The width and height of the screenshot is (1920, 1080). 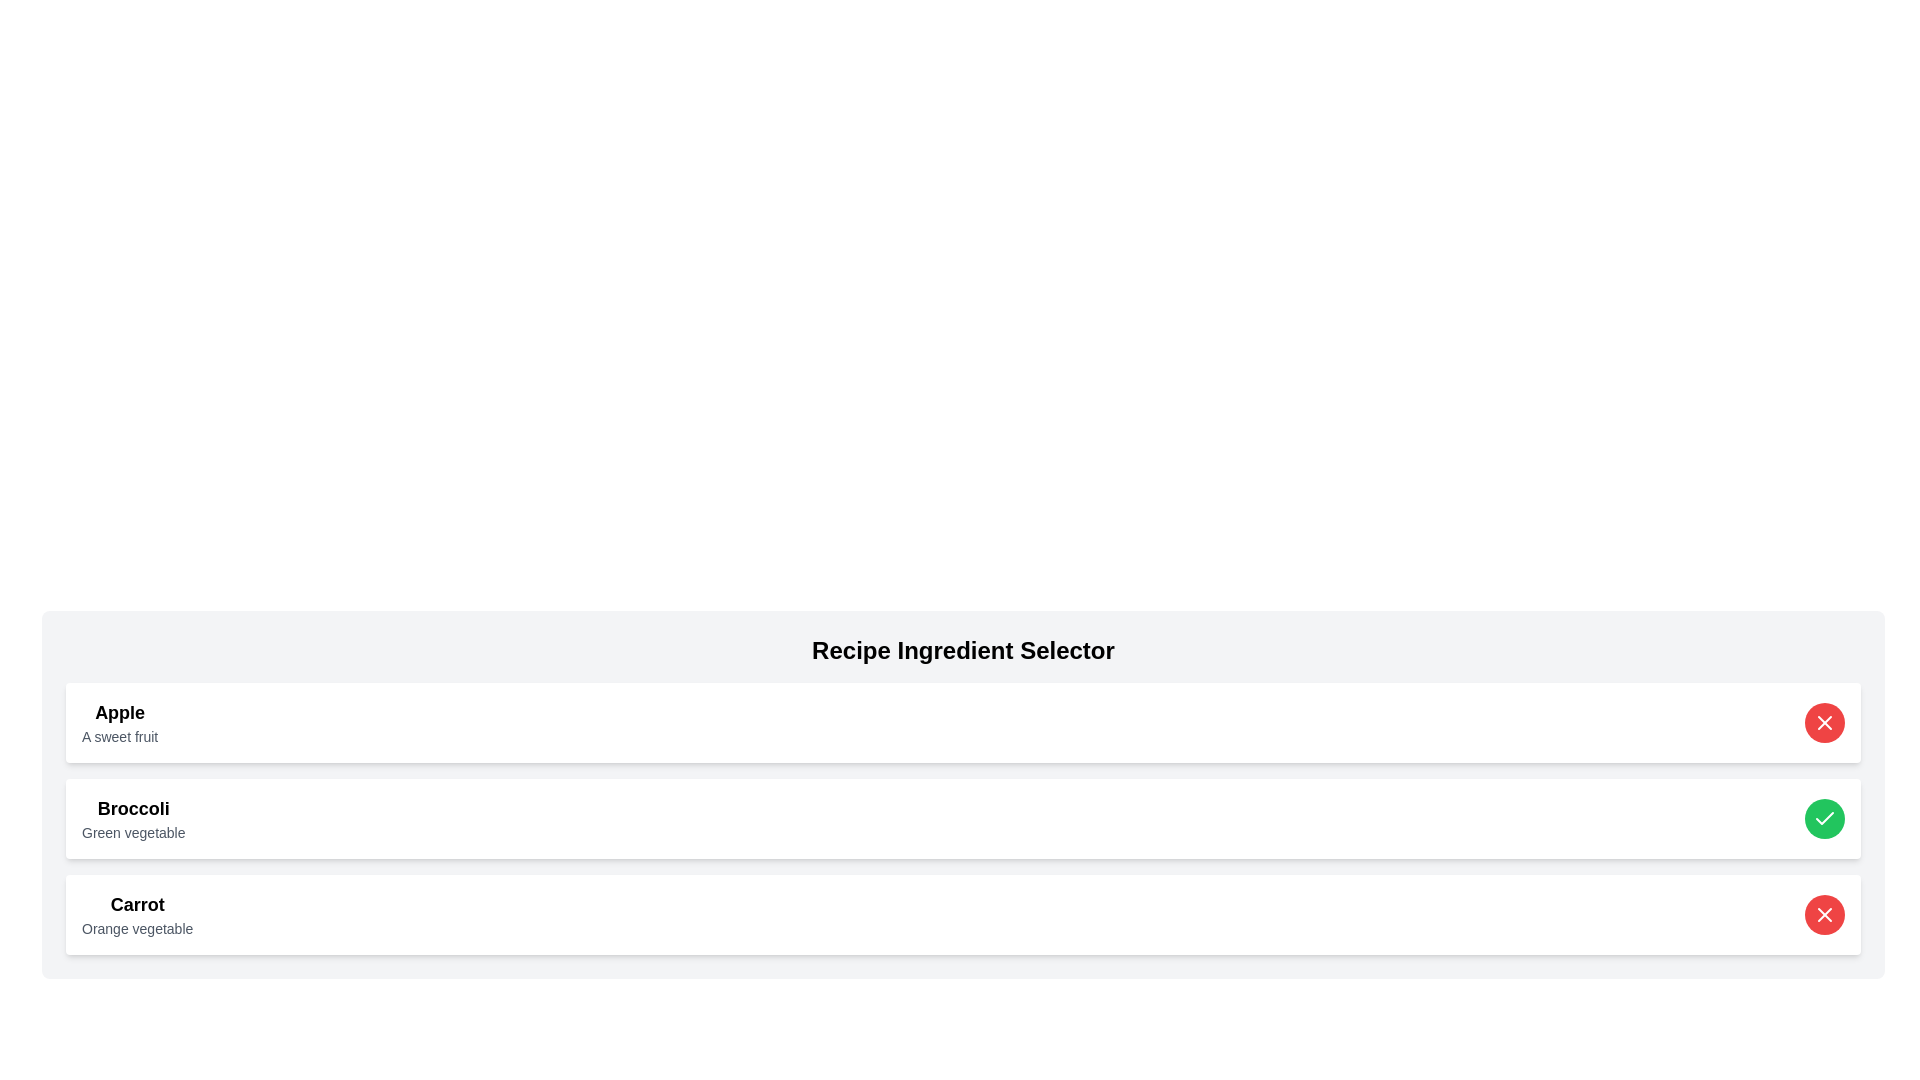 What do you see at coordinates (136, 914) in the screenshot?
I see `the text element displaying 'Carrot' in large, bold font, which is part of the Recipe Ingredient Selector list, positioned between 'Broccoli: Green vegetable' and an empty area` at bounding box center [136, 914].